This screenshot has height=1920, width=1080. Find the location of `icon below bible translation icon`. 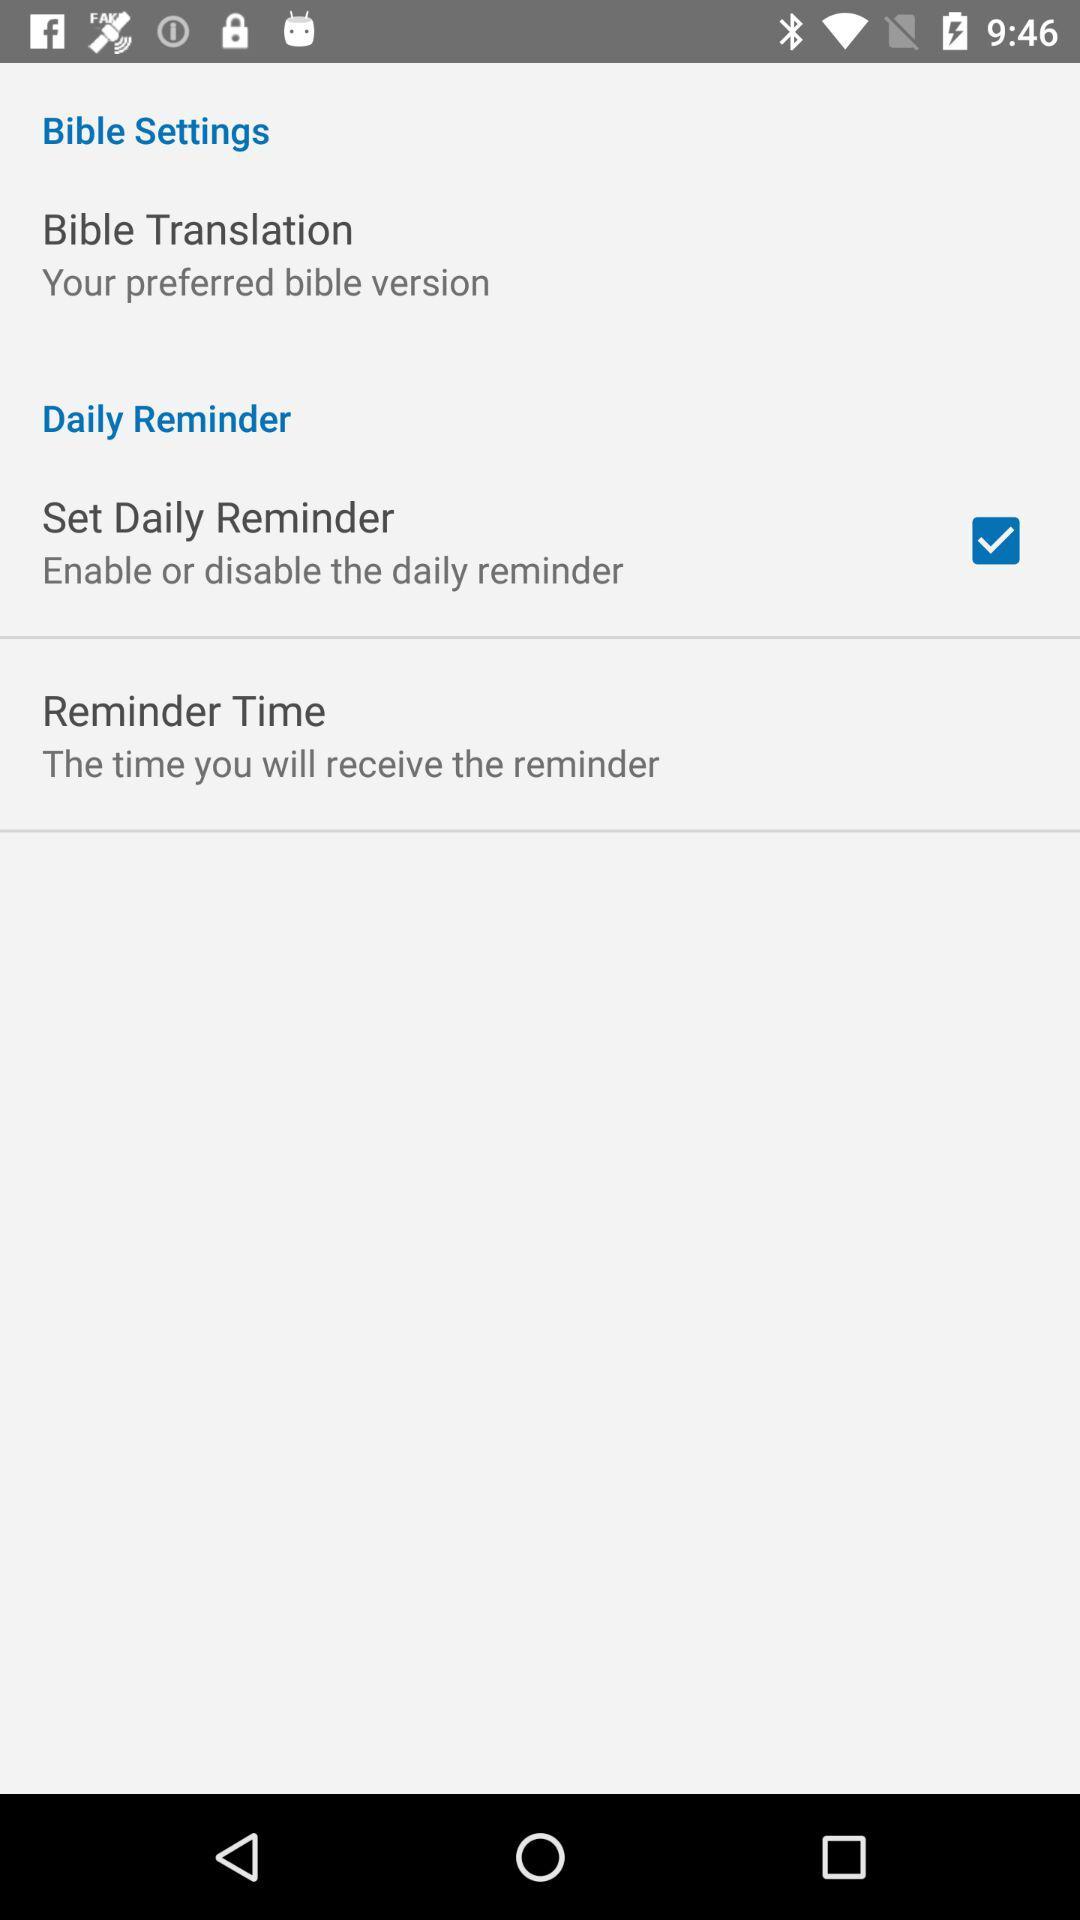

icon below bible translation icon is located at coordinates (265, 280).